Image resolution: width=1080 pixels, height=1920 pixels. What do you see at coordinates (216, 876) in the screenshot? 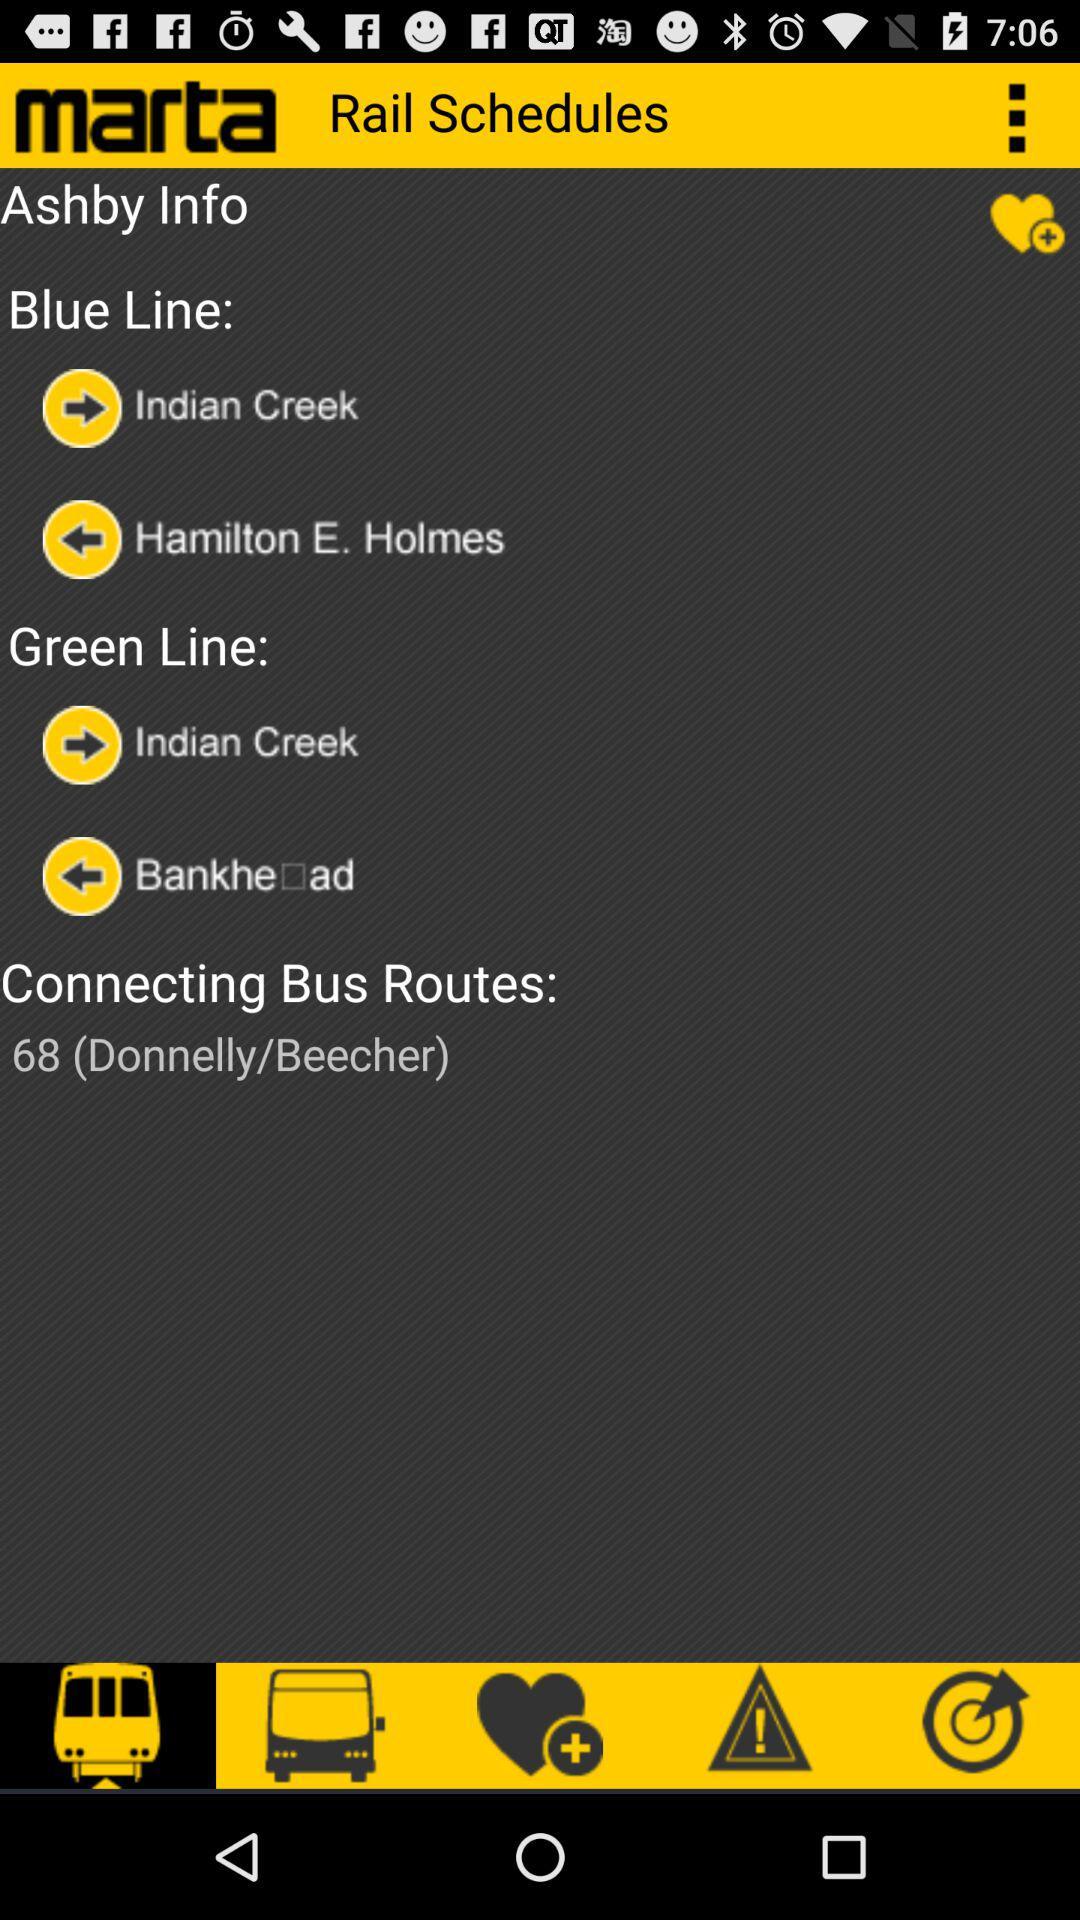
I see `go back` at bounding box center [216, 876].